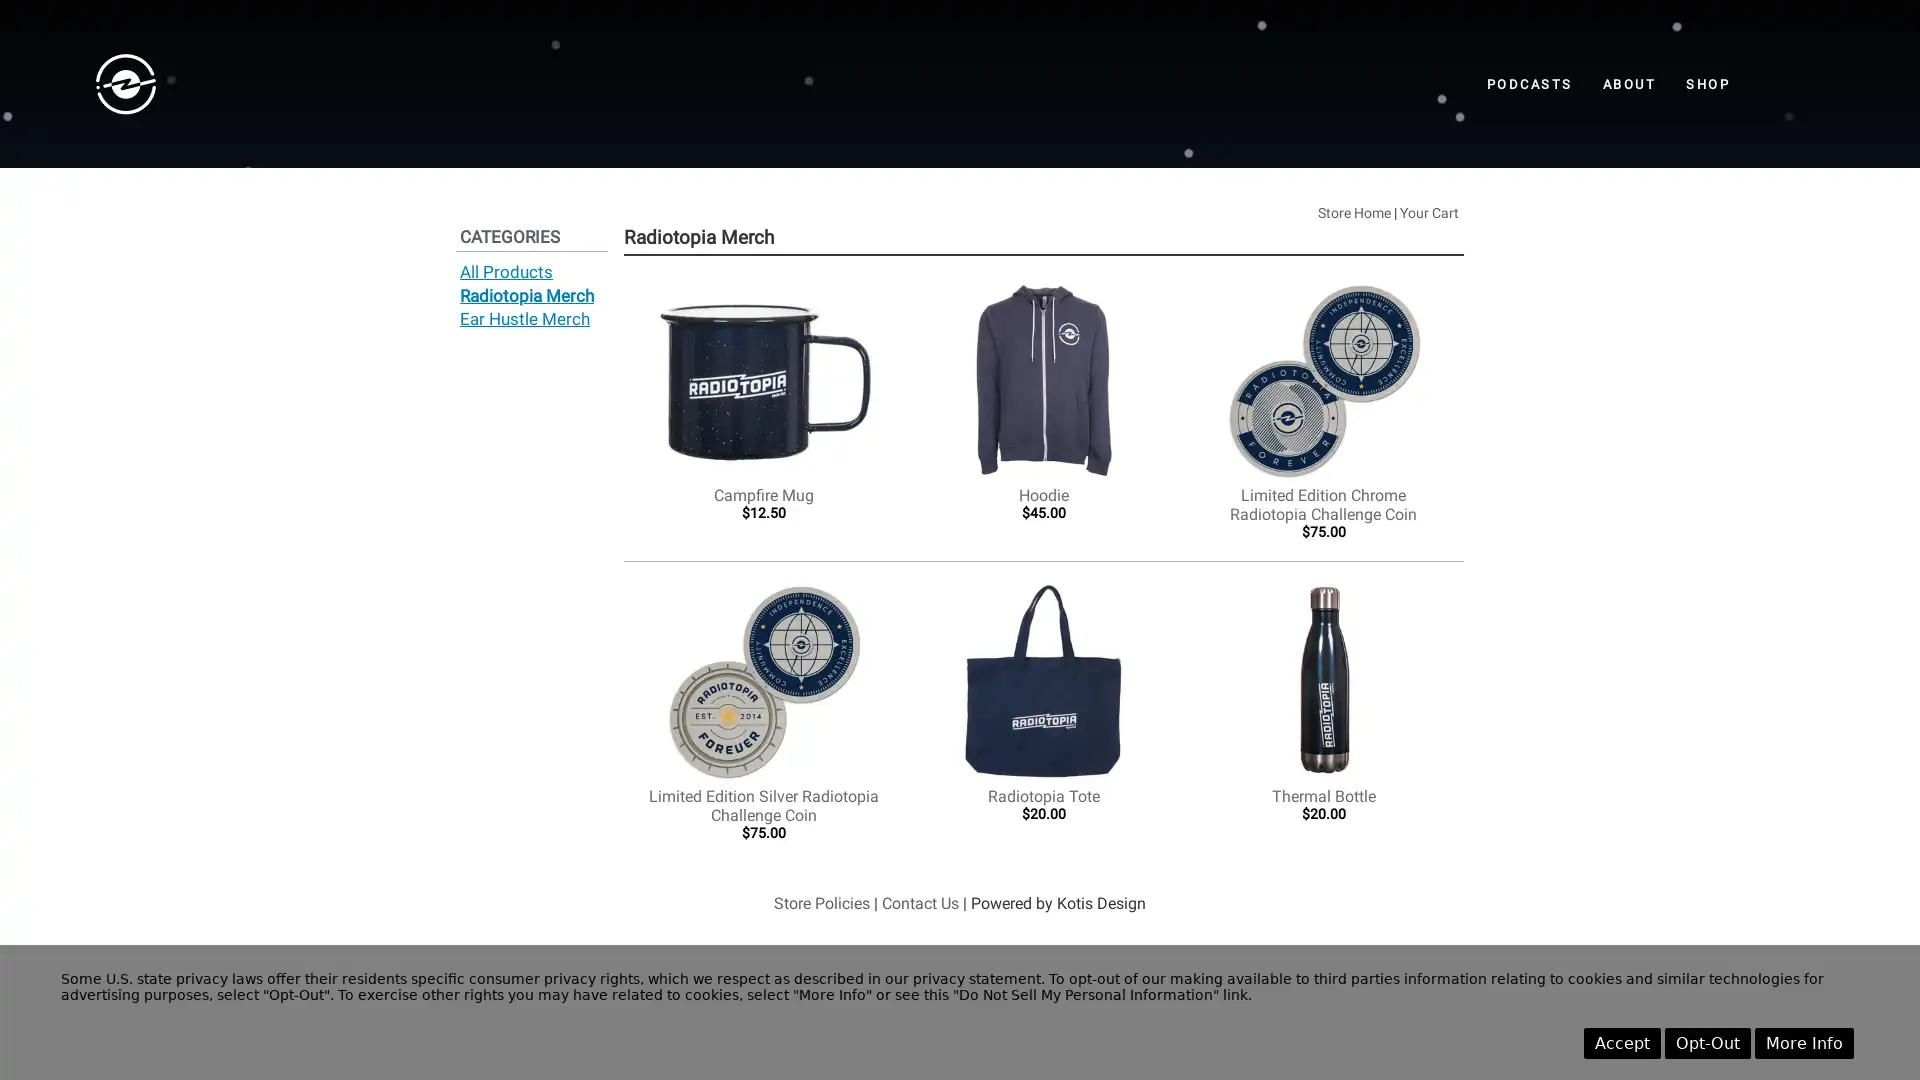 The width and height of the screenshot is (1920, 1080). I want to click on Opt-Out, so click(1707, 1042).